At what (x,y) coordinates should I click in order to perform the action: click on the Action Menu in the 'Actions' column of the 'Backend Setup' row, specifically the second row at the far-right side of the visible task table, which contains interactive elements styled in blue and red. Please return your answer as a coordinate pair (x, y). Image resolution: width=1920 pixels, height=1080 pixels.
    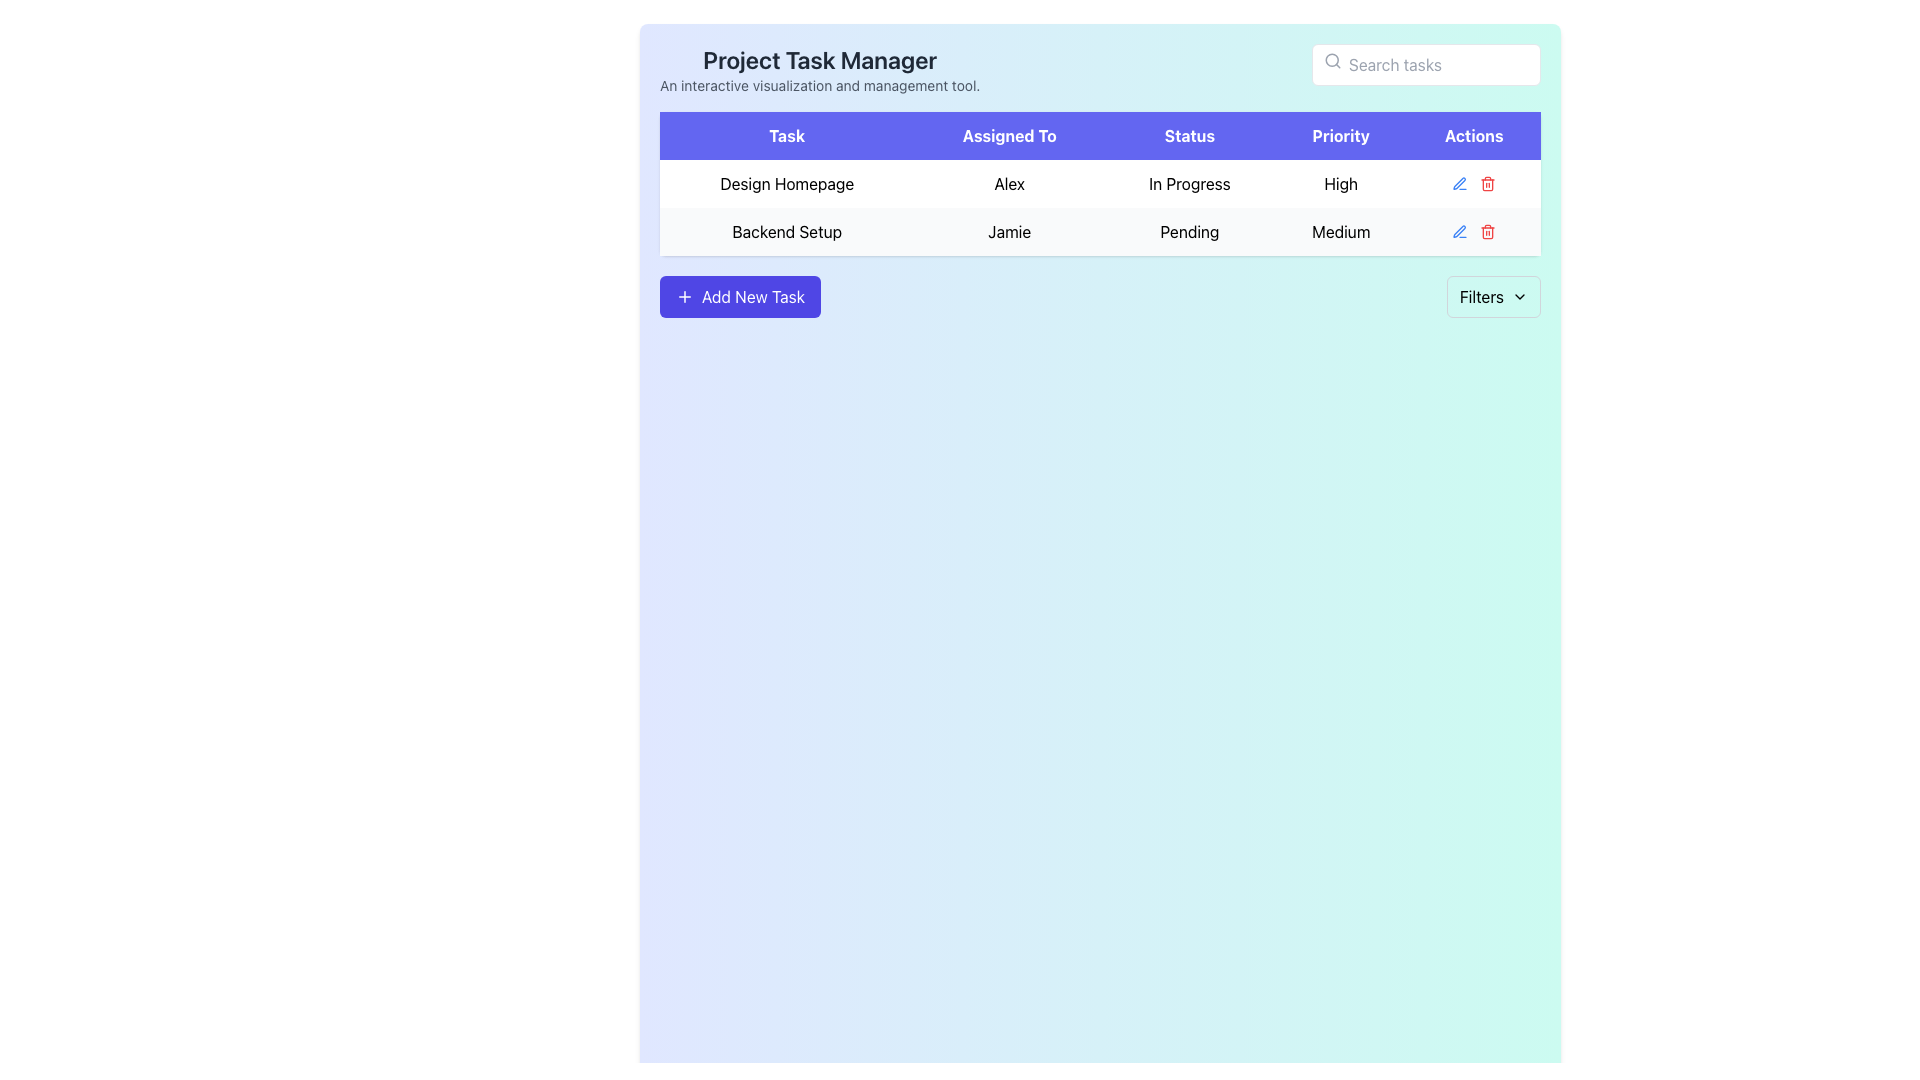
    Looking at the image, I should click on (1474, 230).